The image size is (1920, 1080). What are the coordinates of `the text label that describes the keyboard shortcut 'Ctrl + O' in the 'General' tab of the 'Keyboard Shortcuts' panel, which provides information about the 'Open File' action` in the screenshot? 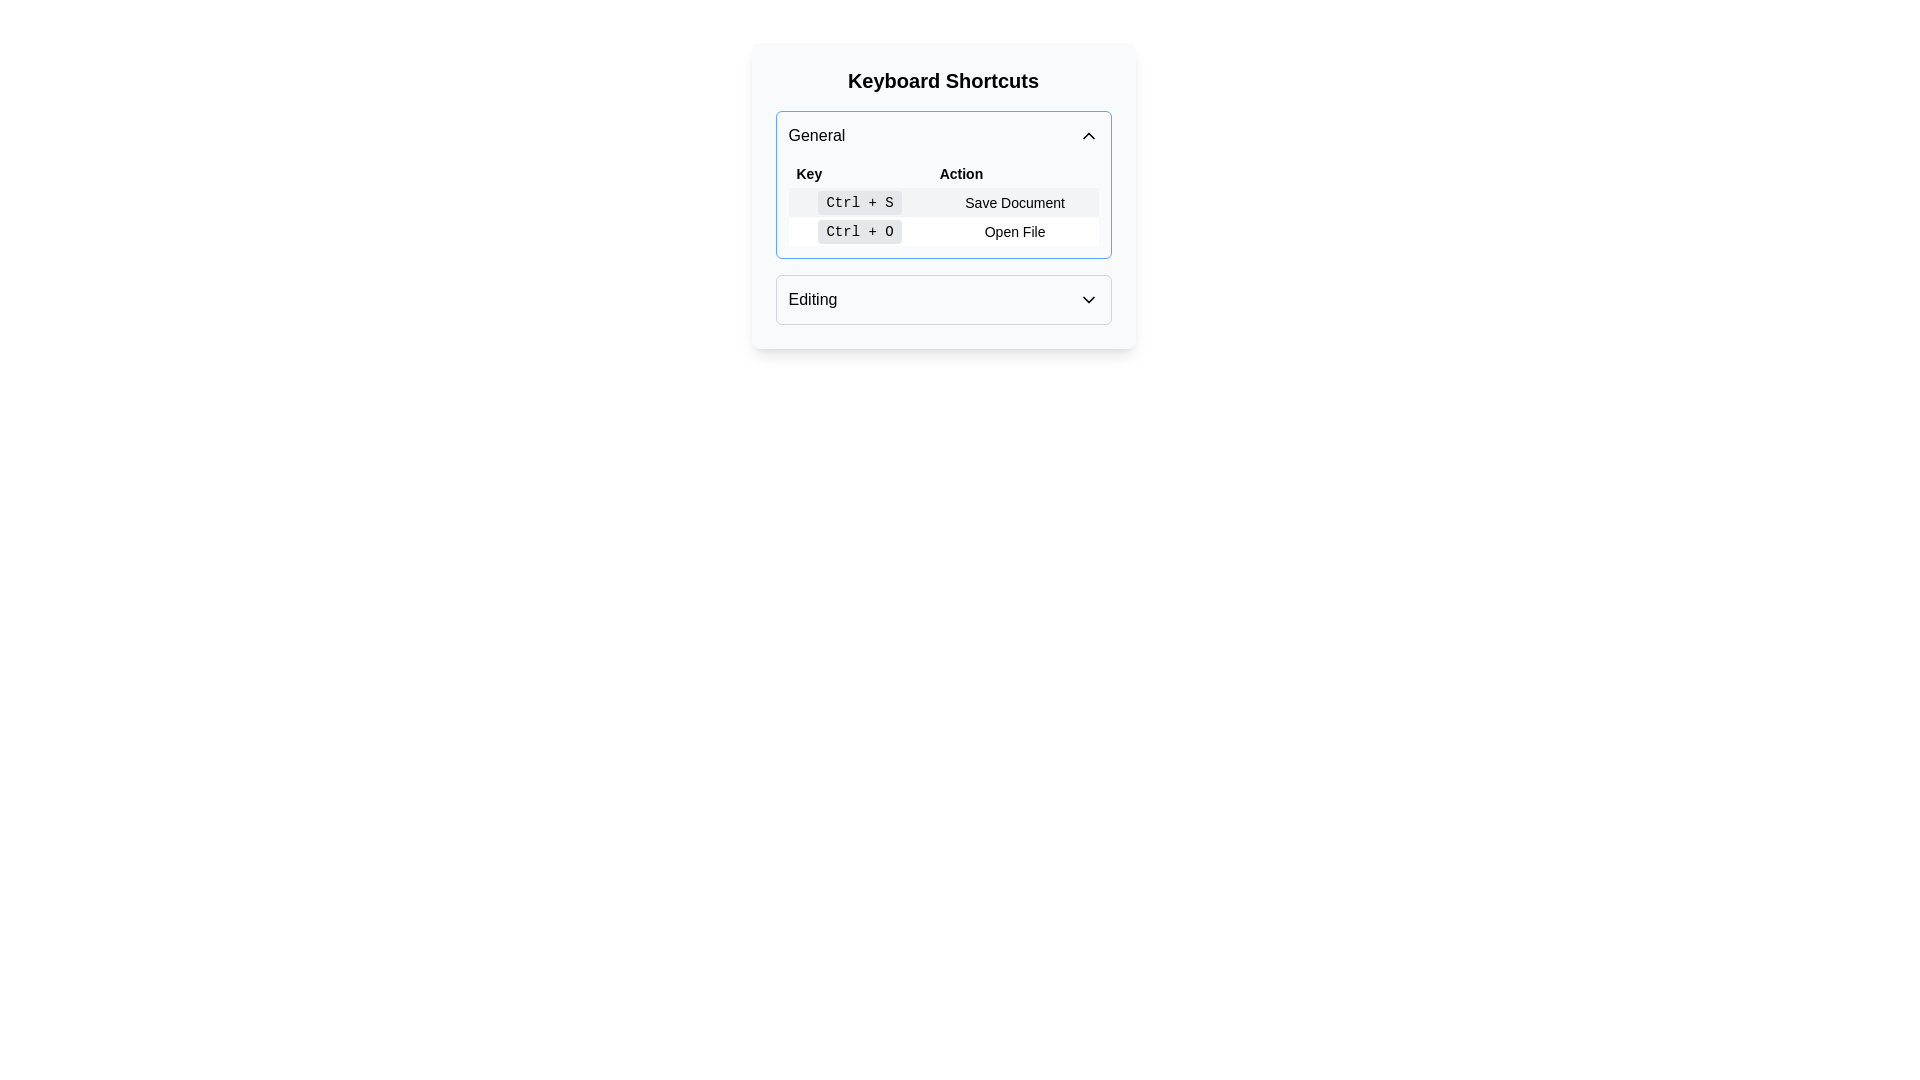 It's located at (1015, 230).